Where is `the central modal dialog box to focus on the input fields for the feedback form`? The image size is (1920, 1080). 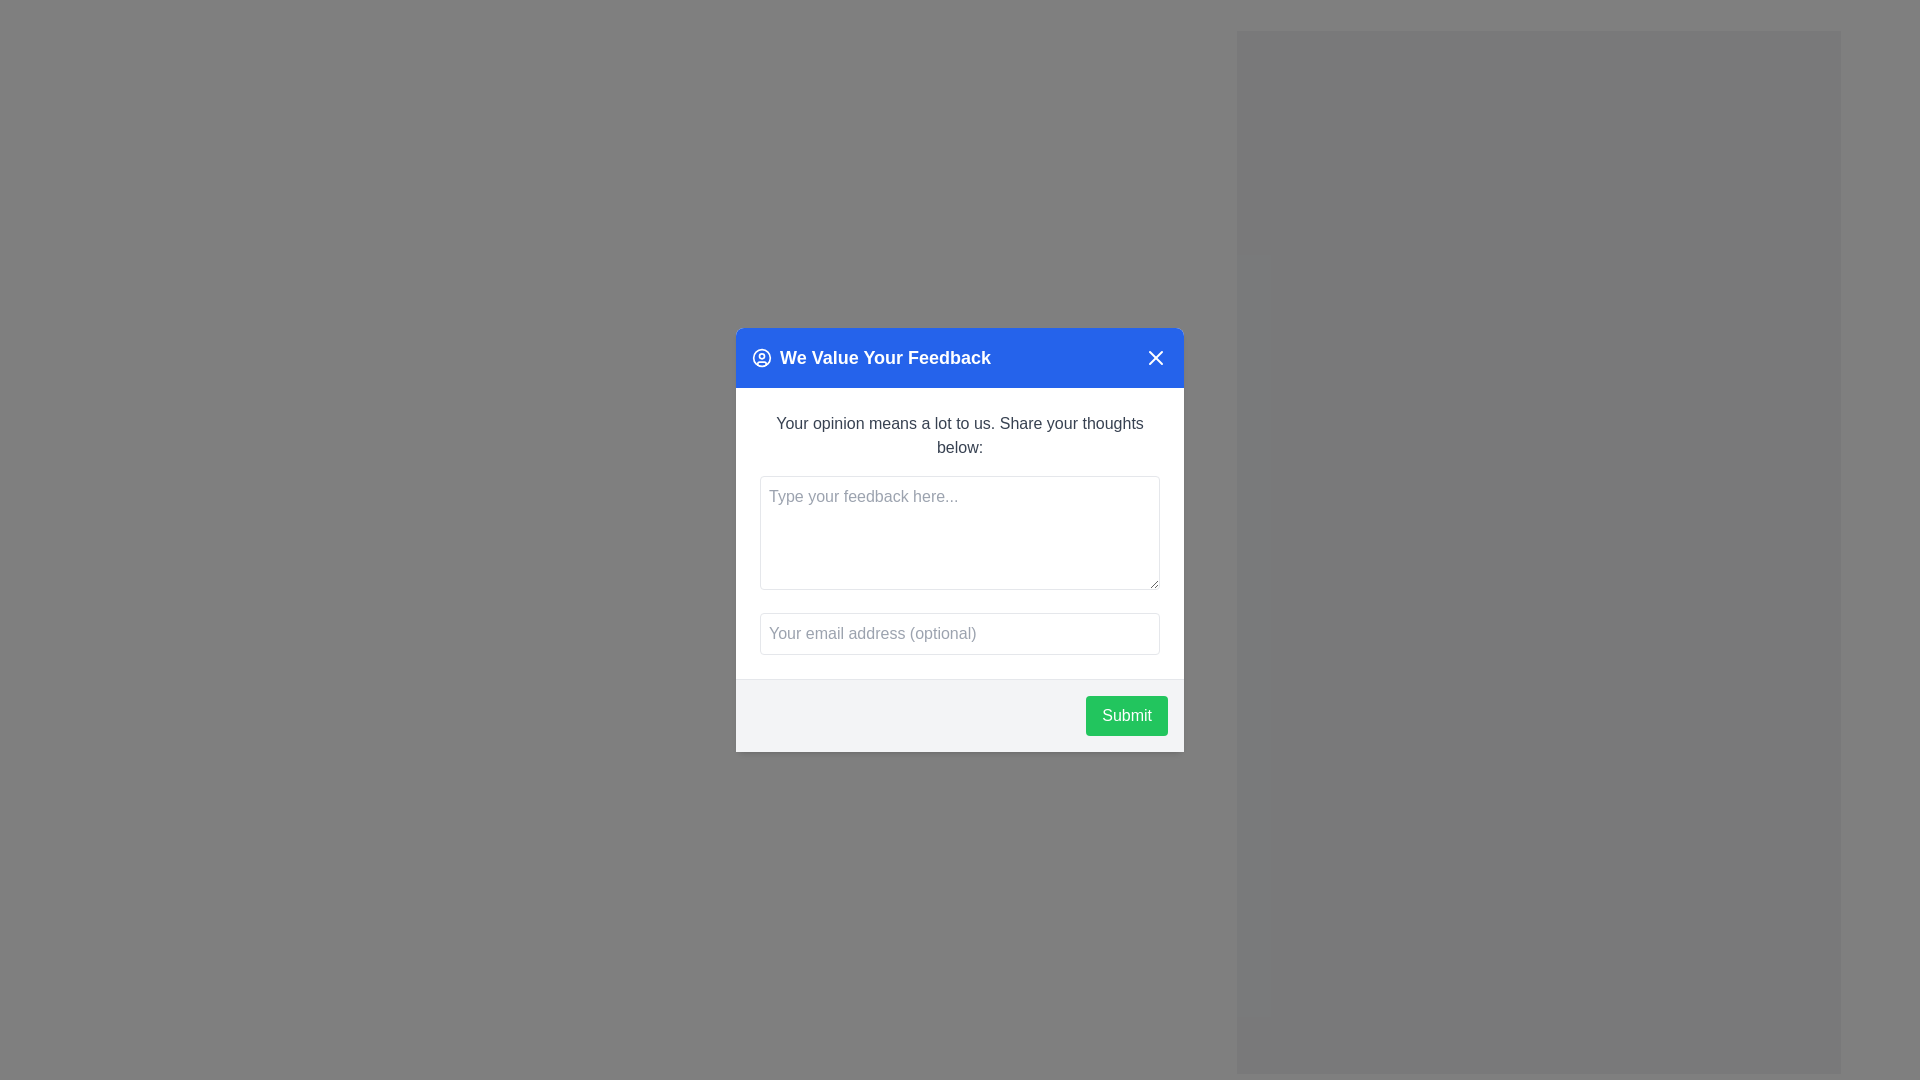 the central modal dialog box to focus on the input fields for the feedback form is located at coordinates (960, 540).